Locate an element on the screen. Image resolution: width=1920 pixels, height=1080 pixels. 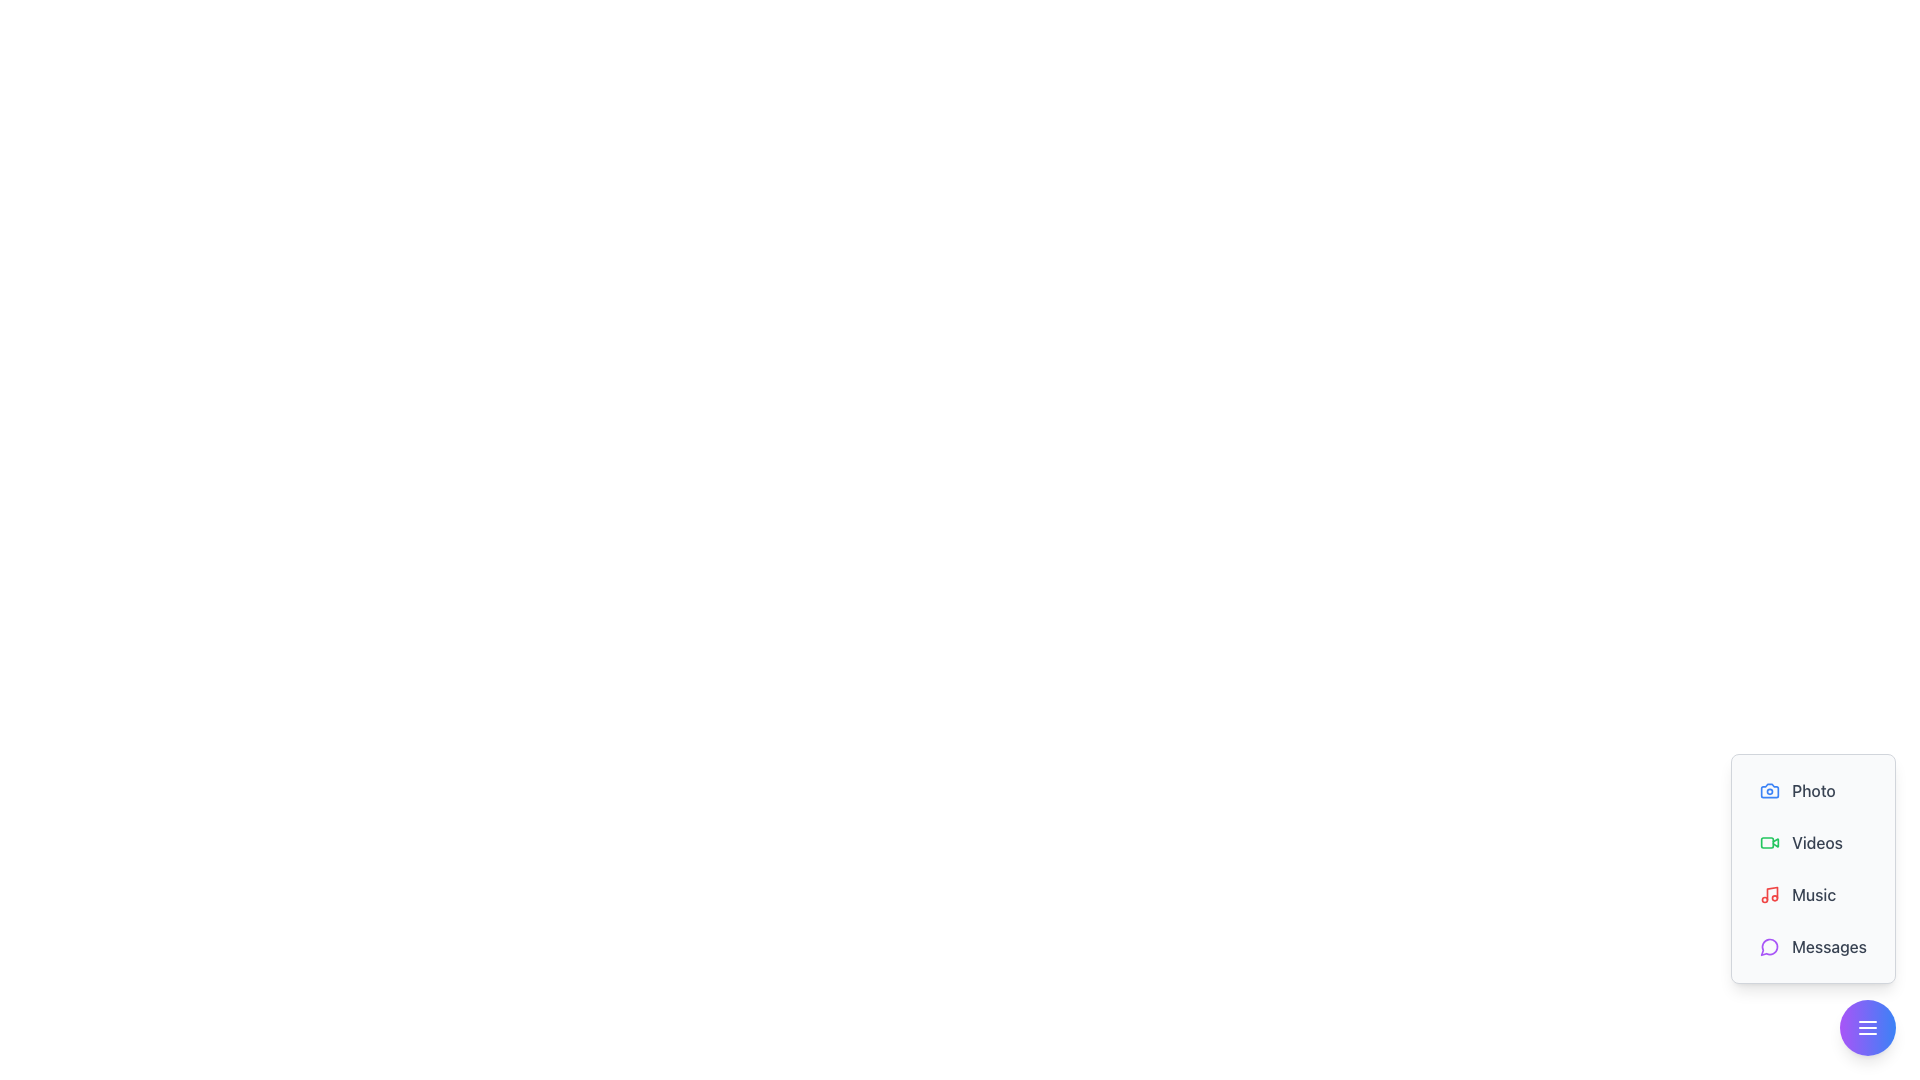
the first clickable menu item containing a blue camera icon and the text 'Photo' is located at coordinates (1813, 789).